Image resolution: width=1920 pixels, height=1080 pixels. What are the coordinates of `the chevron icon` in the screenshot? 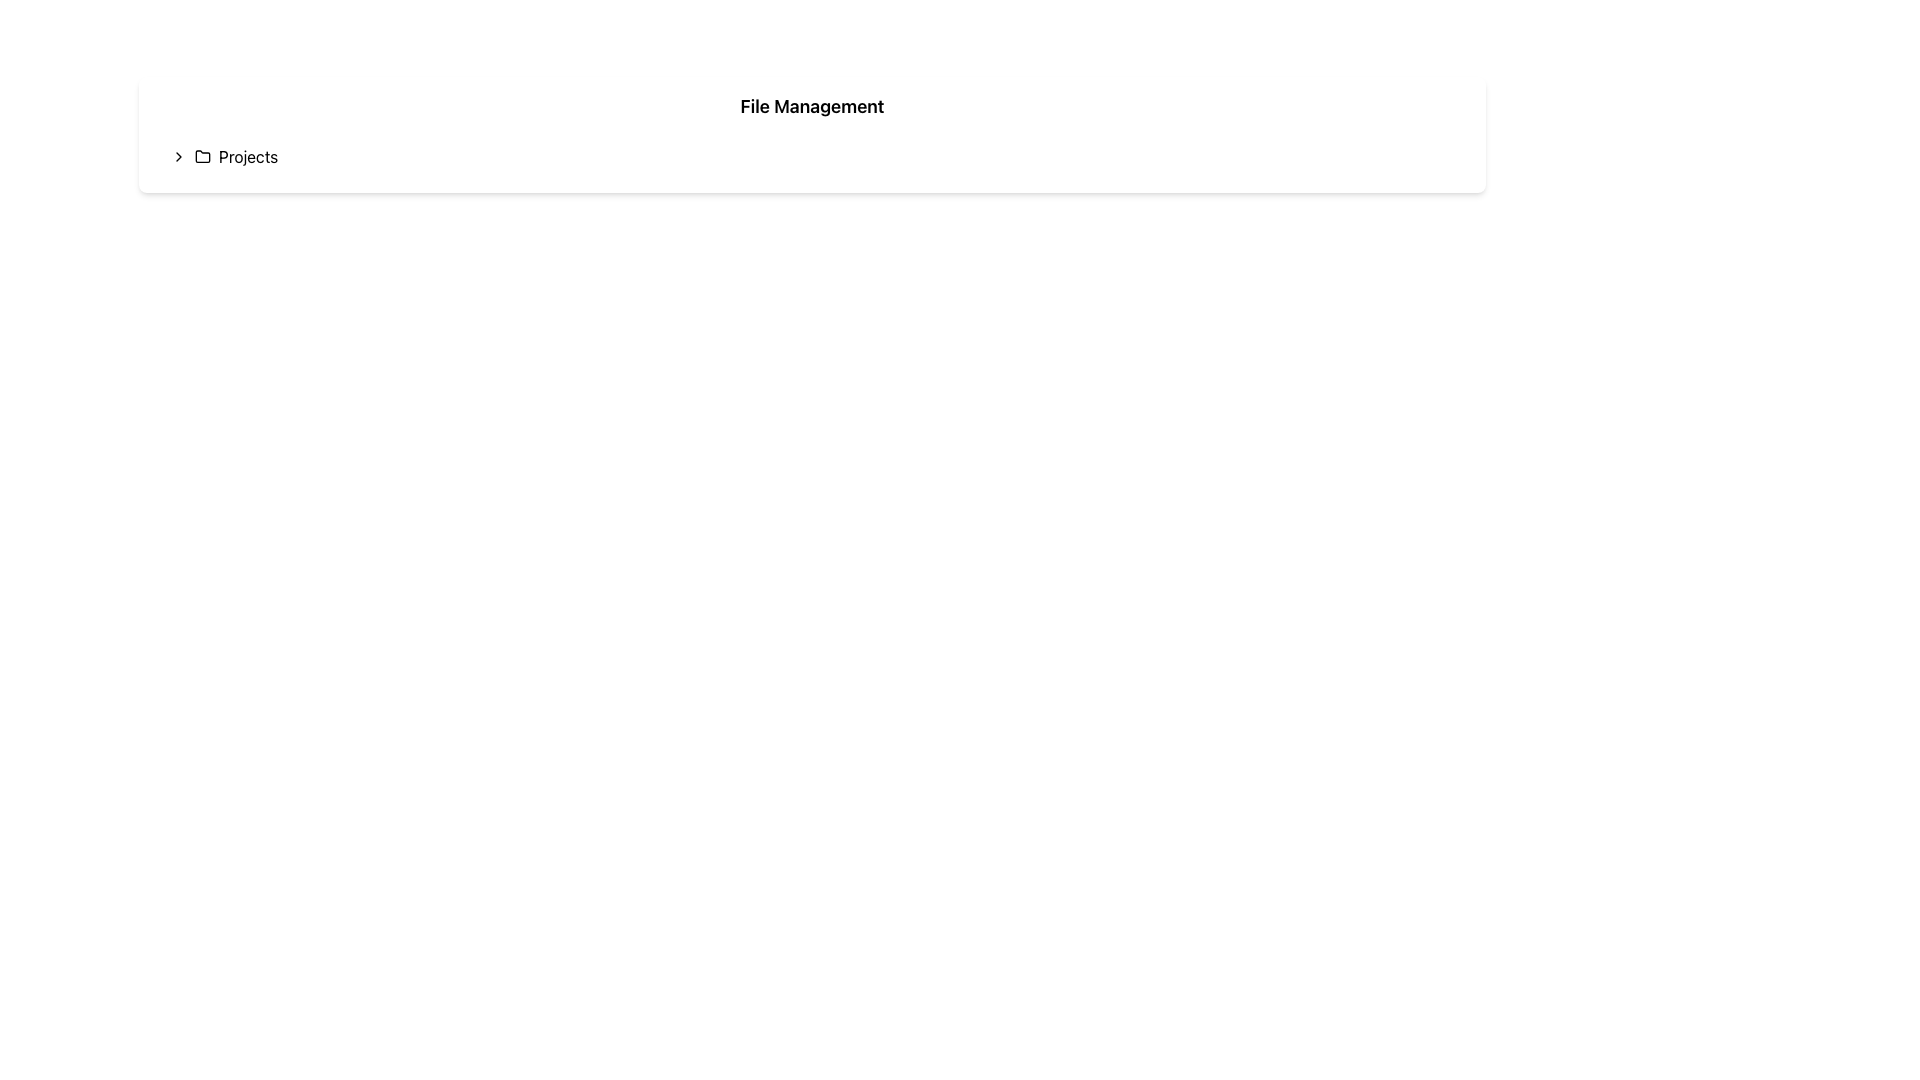 It's located at (178, 156).